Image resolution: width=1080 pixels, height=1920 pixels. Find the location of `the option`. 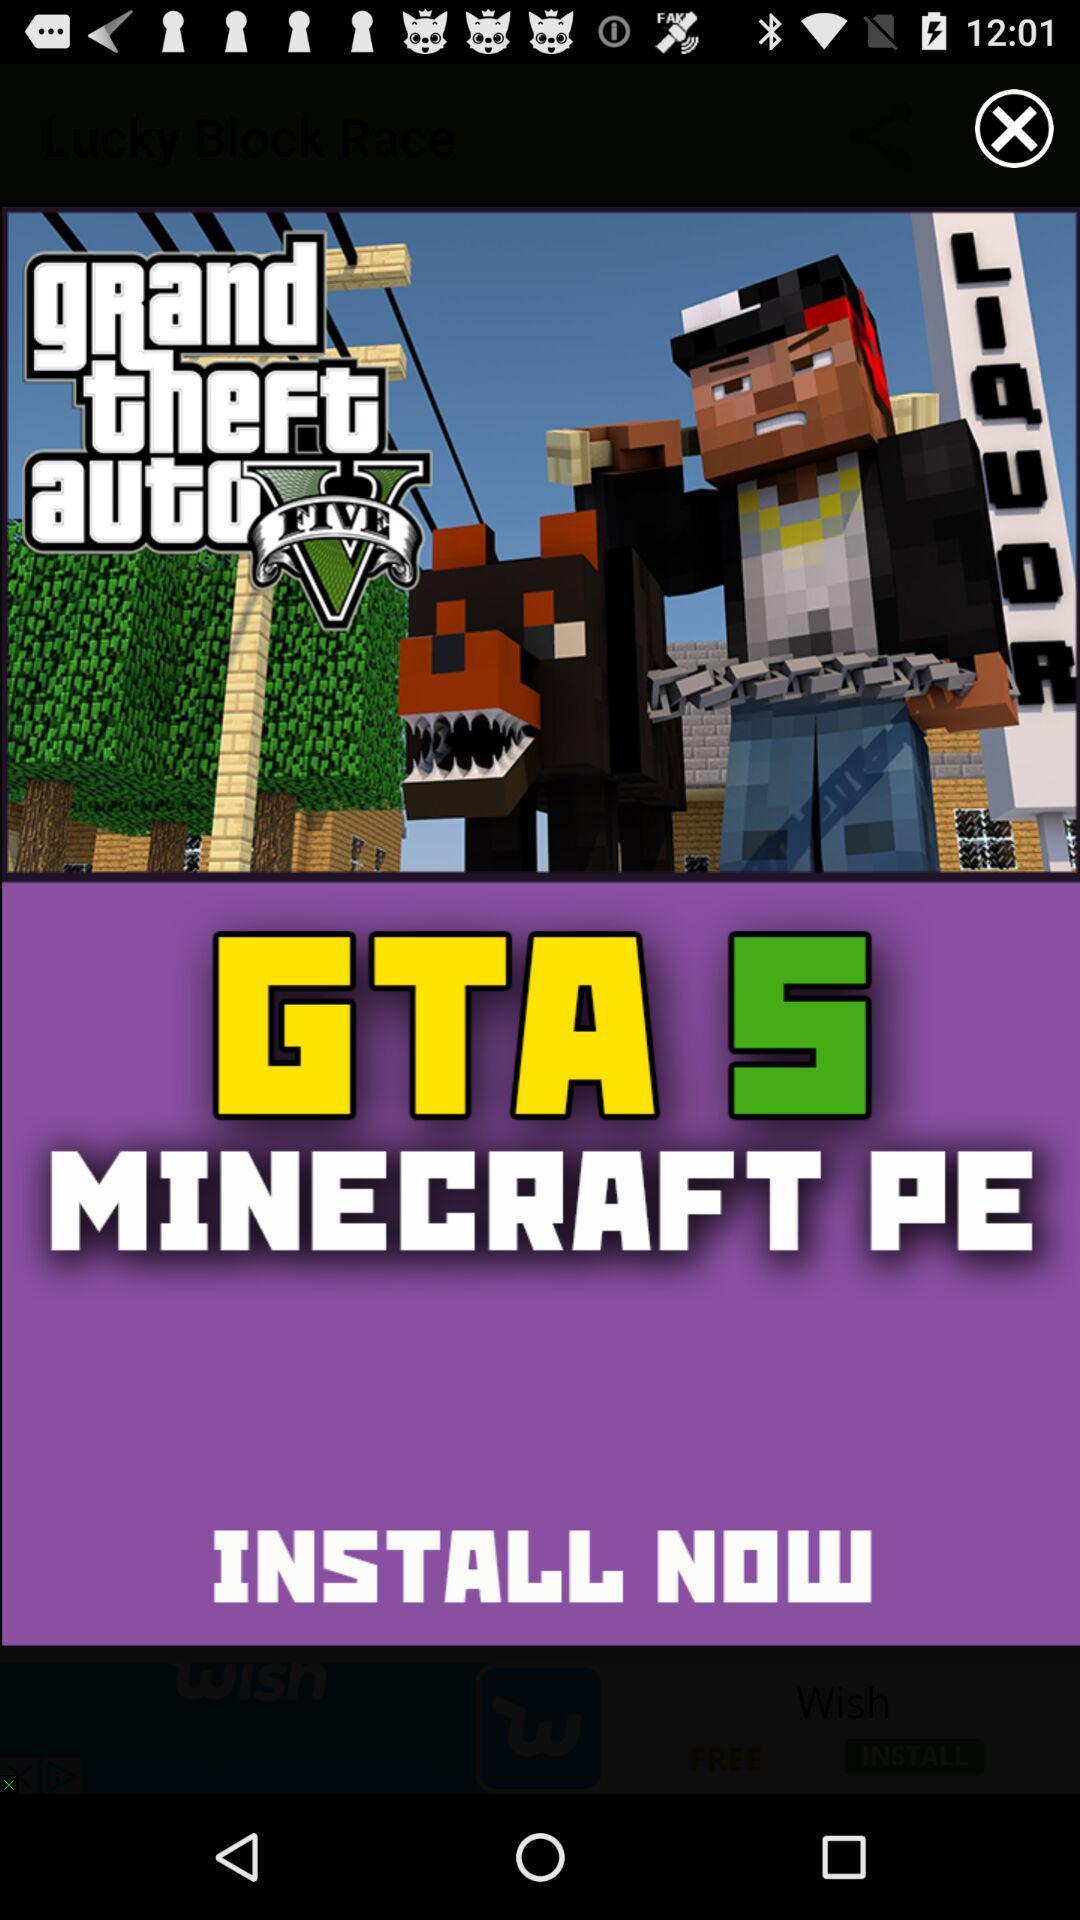

the option is located at coordinates (1014, 127).